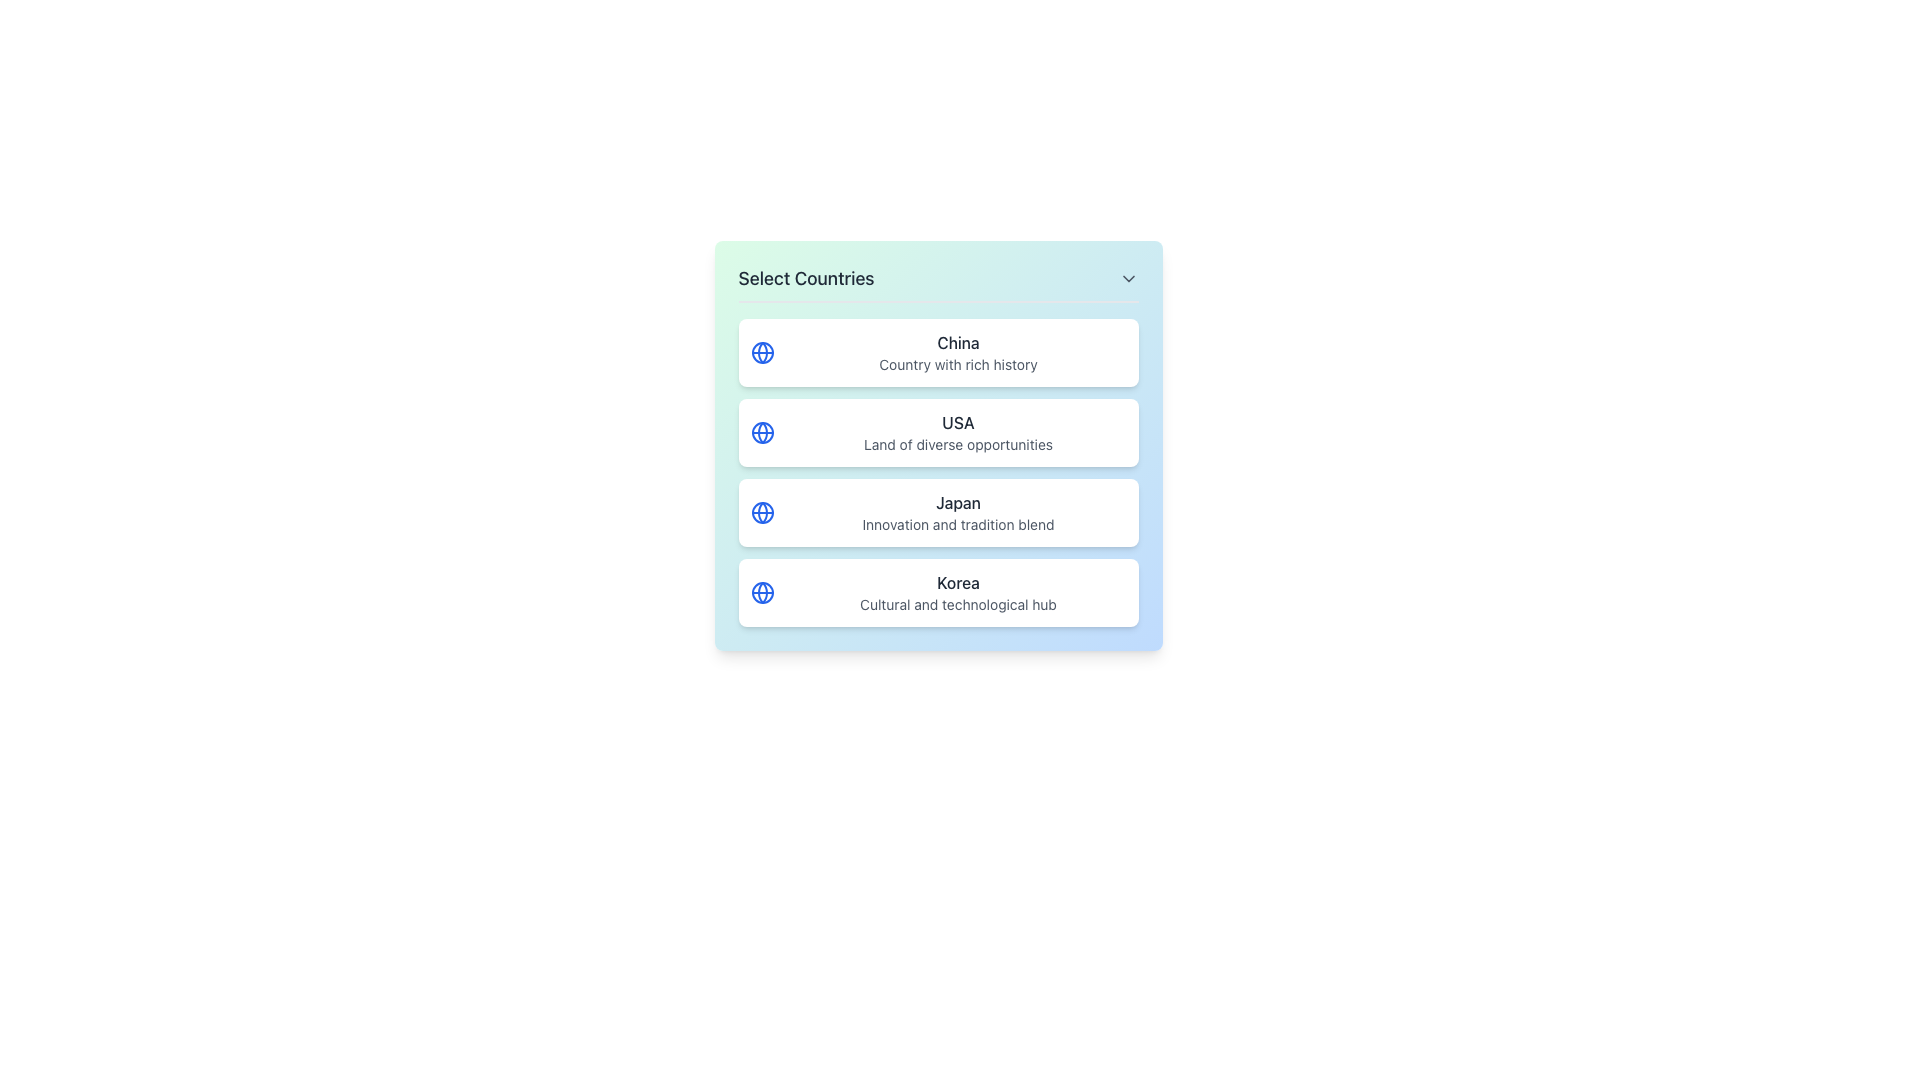 This screenshot has width=1920, height=1080. Describe the element at coordinates (957, 431) in the screenshot. I see `the selectable list item for 'USA' which displays the text 'USA' in bold and larger font along with 'Land of diverse opportunities' in a smaller font, located in the second row of a vertical list on a light blue panel` at that location.